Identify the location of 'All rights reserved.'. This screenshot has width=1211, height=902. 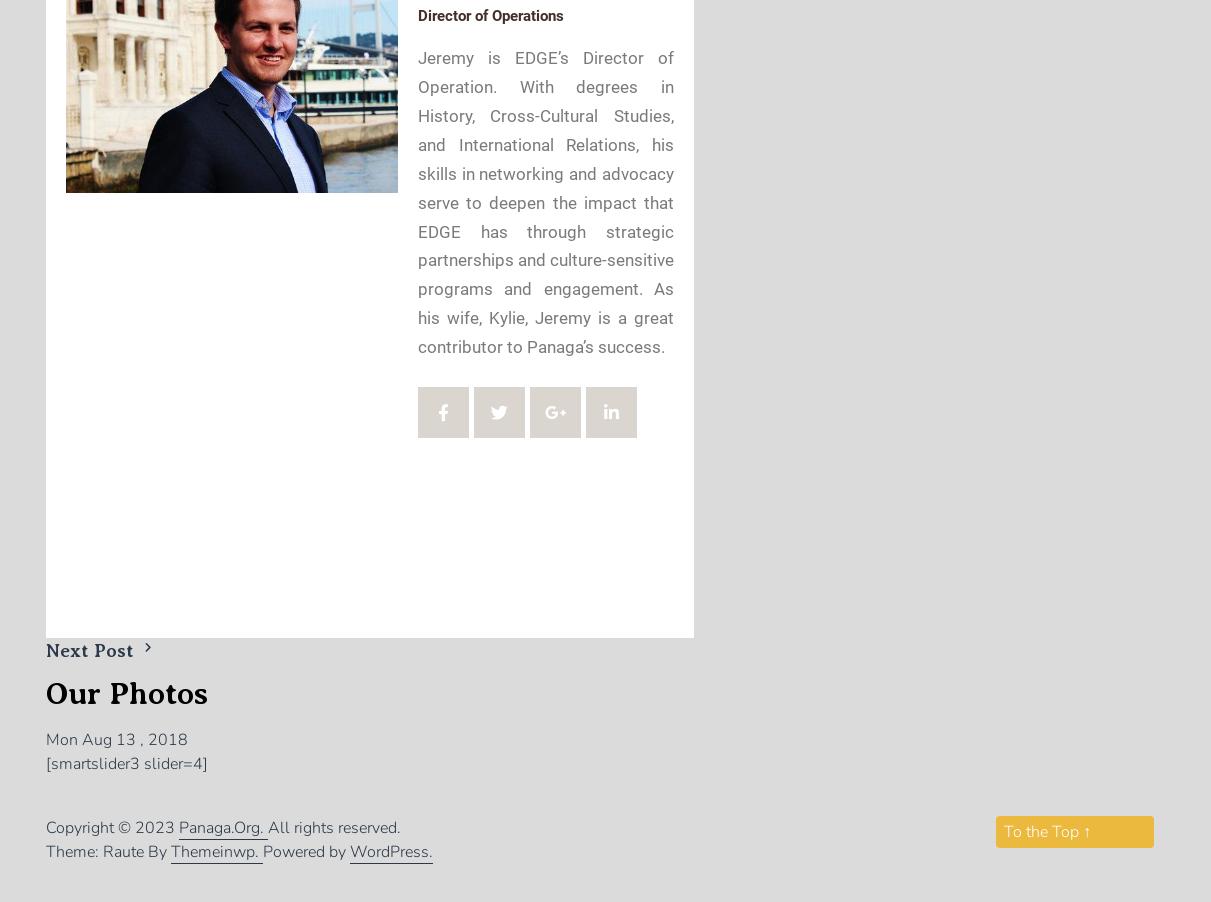
(334, 826).